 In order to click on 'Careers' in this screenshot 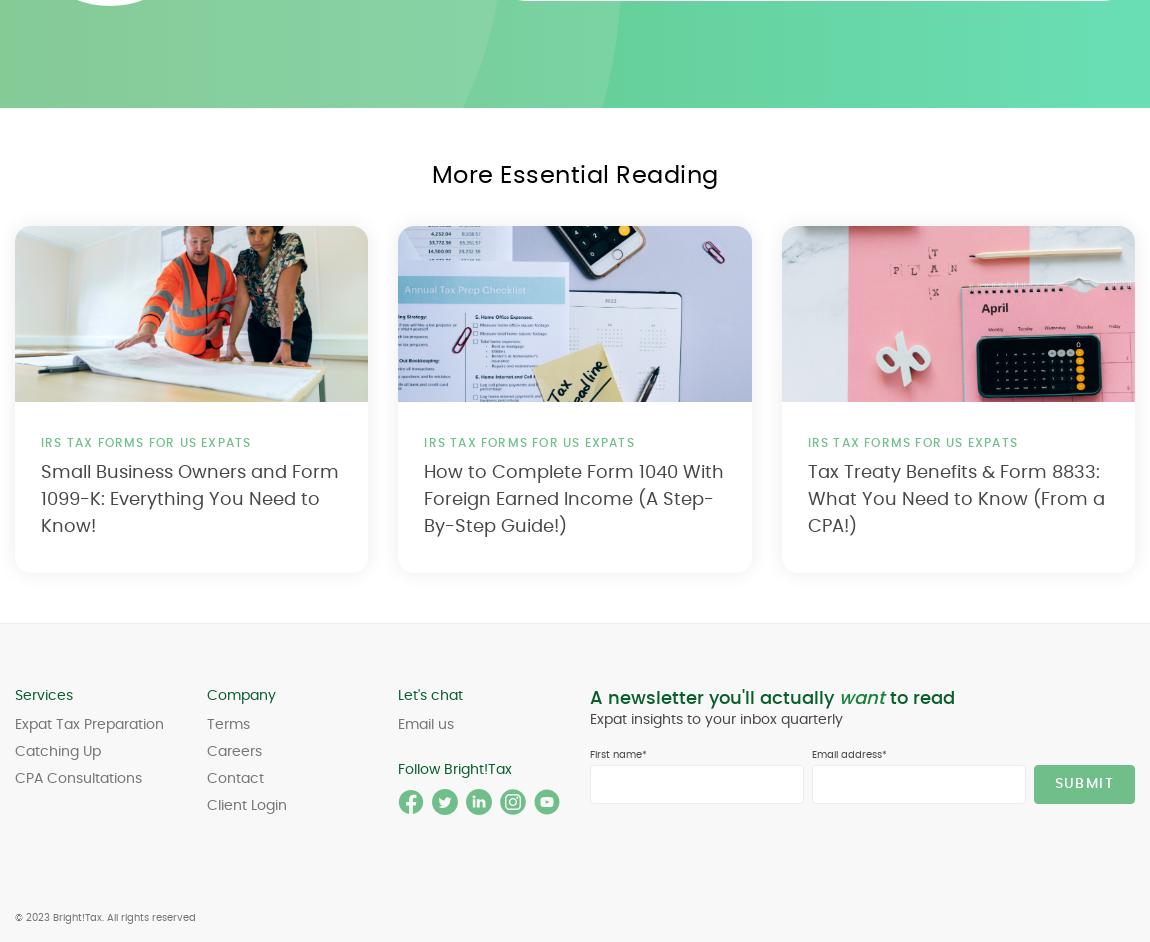, I will do `click(232, 750)`.